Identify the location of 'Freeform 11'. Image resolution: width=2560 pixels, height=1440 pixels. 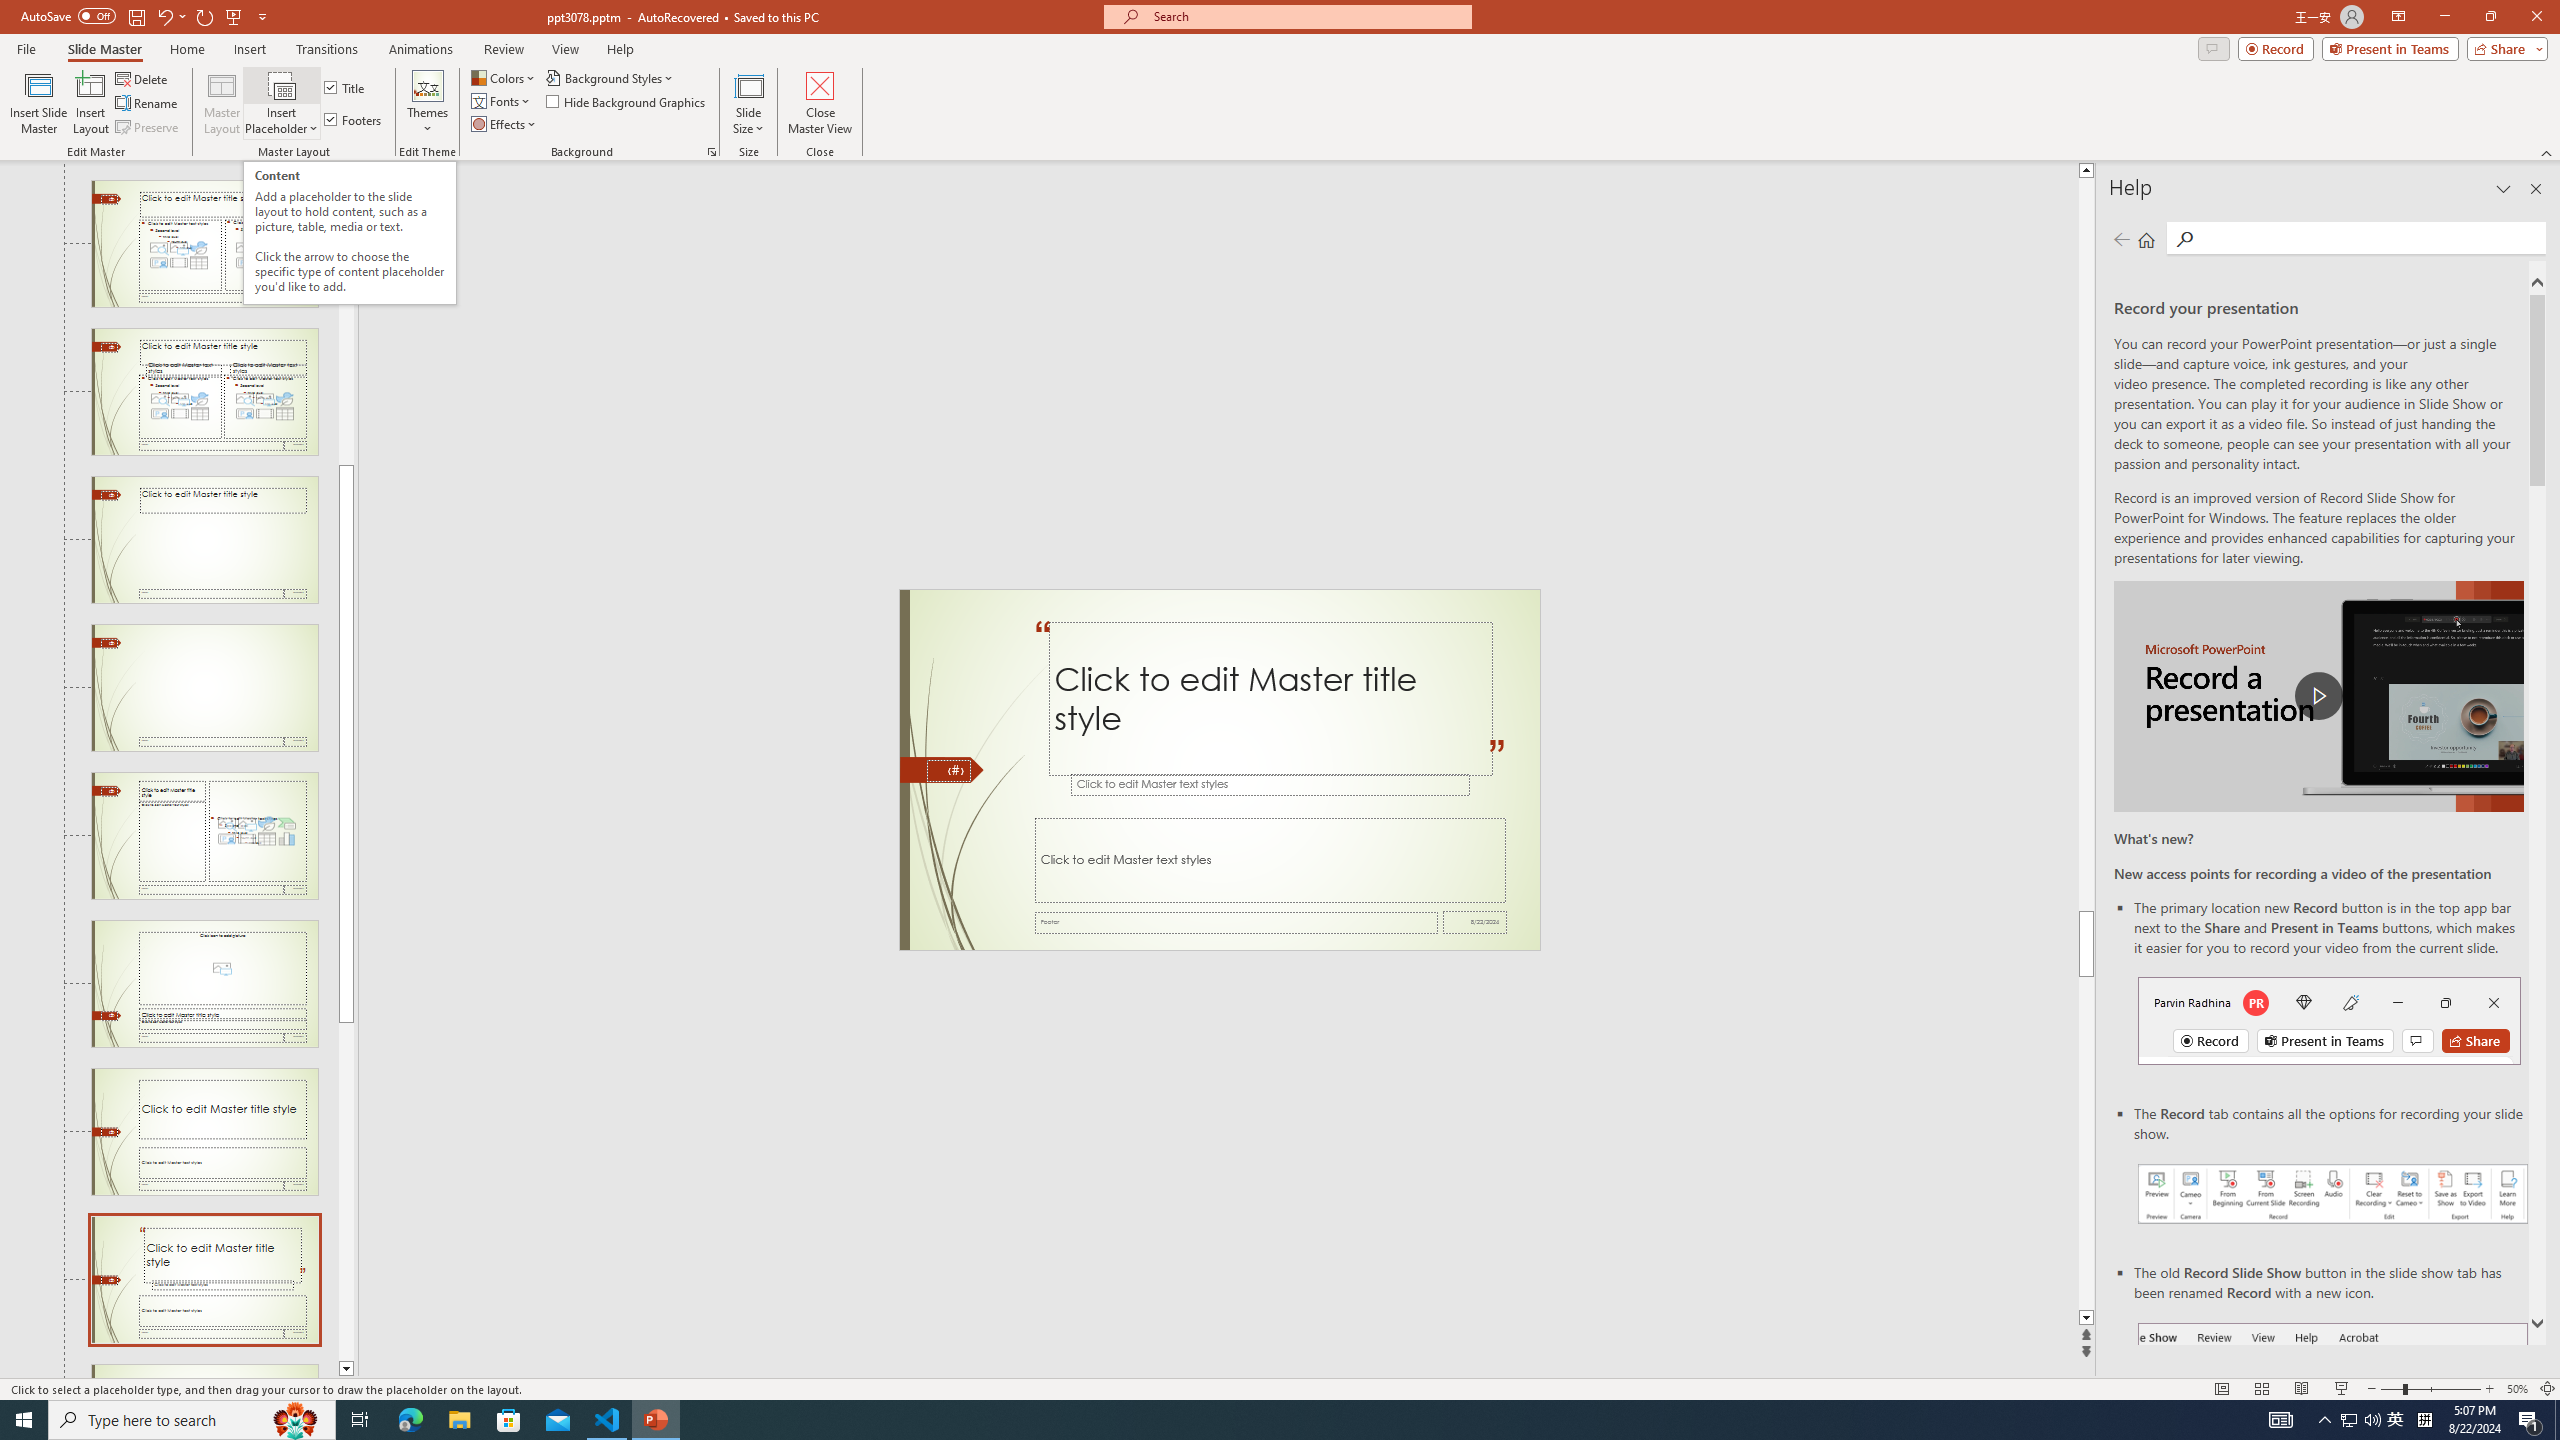
(941, 769).